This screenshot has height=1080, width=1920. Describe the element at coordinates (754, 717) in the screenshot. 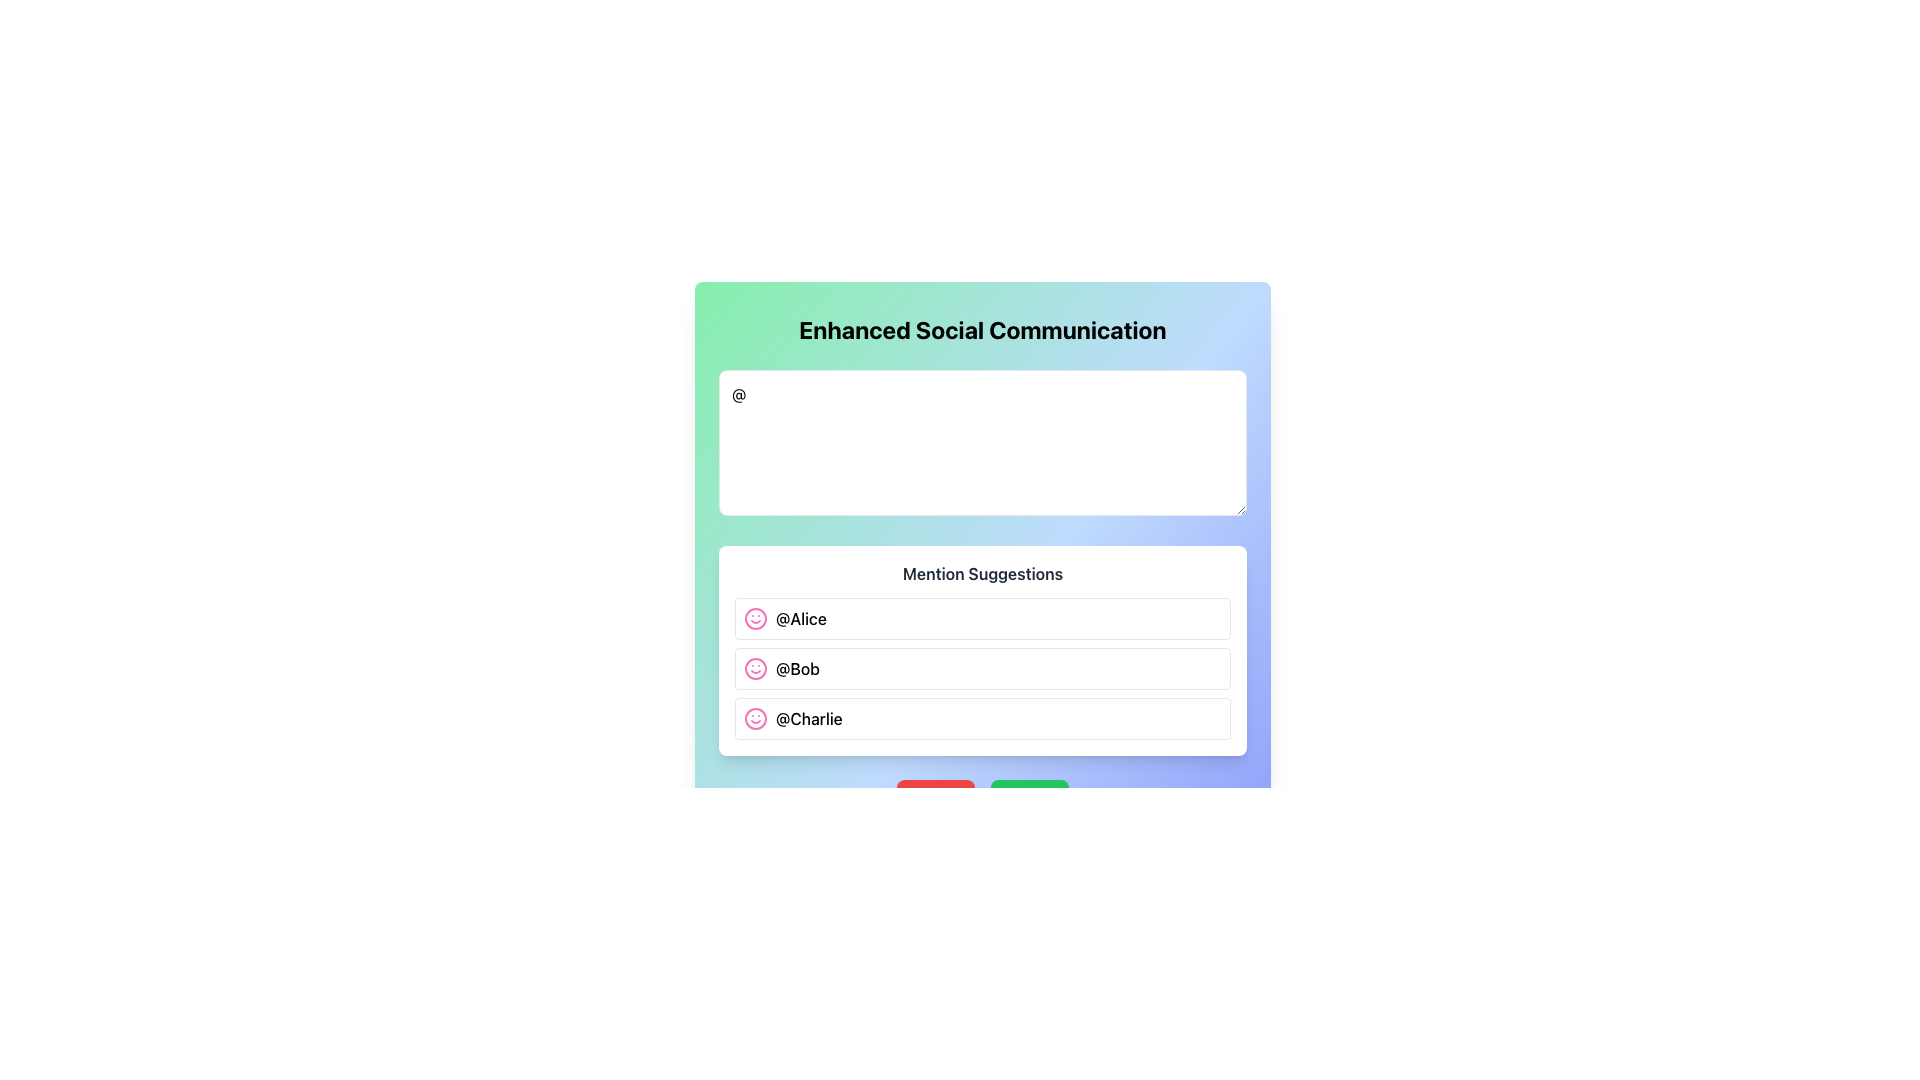

I see `visual details of the circular smiley face icon with a pink outline, located as the leftmost part of the mention suggestion for '@Charlie'` at that location.